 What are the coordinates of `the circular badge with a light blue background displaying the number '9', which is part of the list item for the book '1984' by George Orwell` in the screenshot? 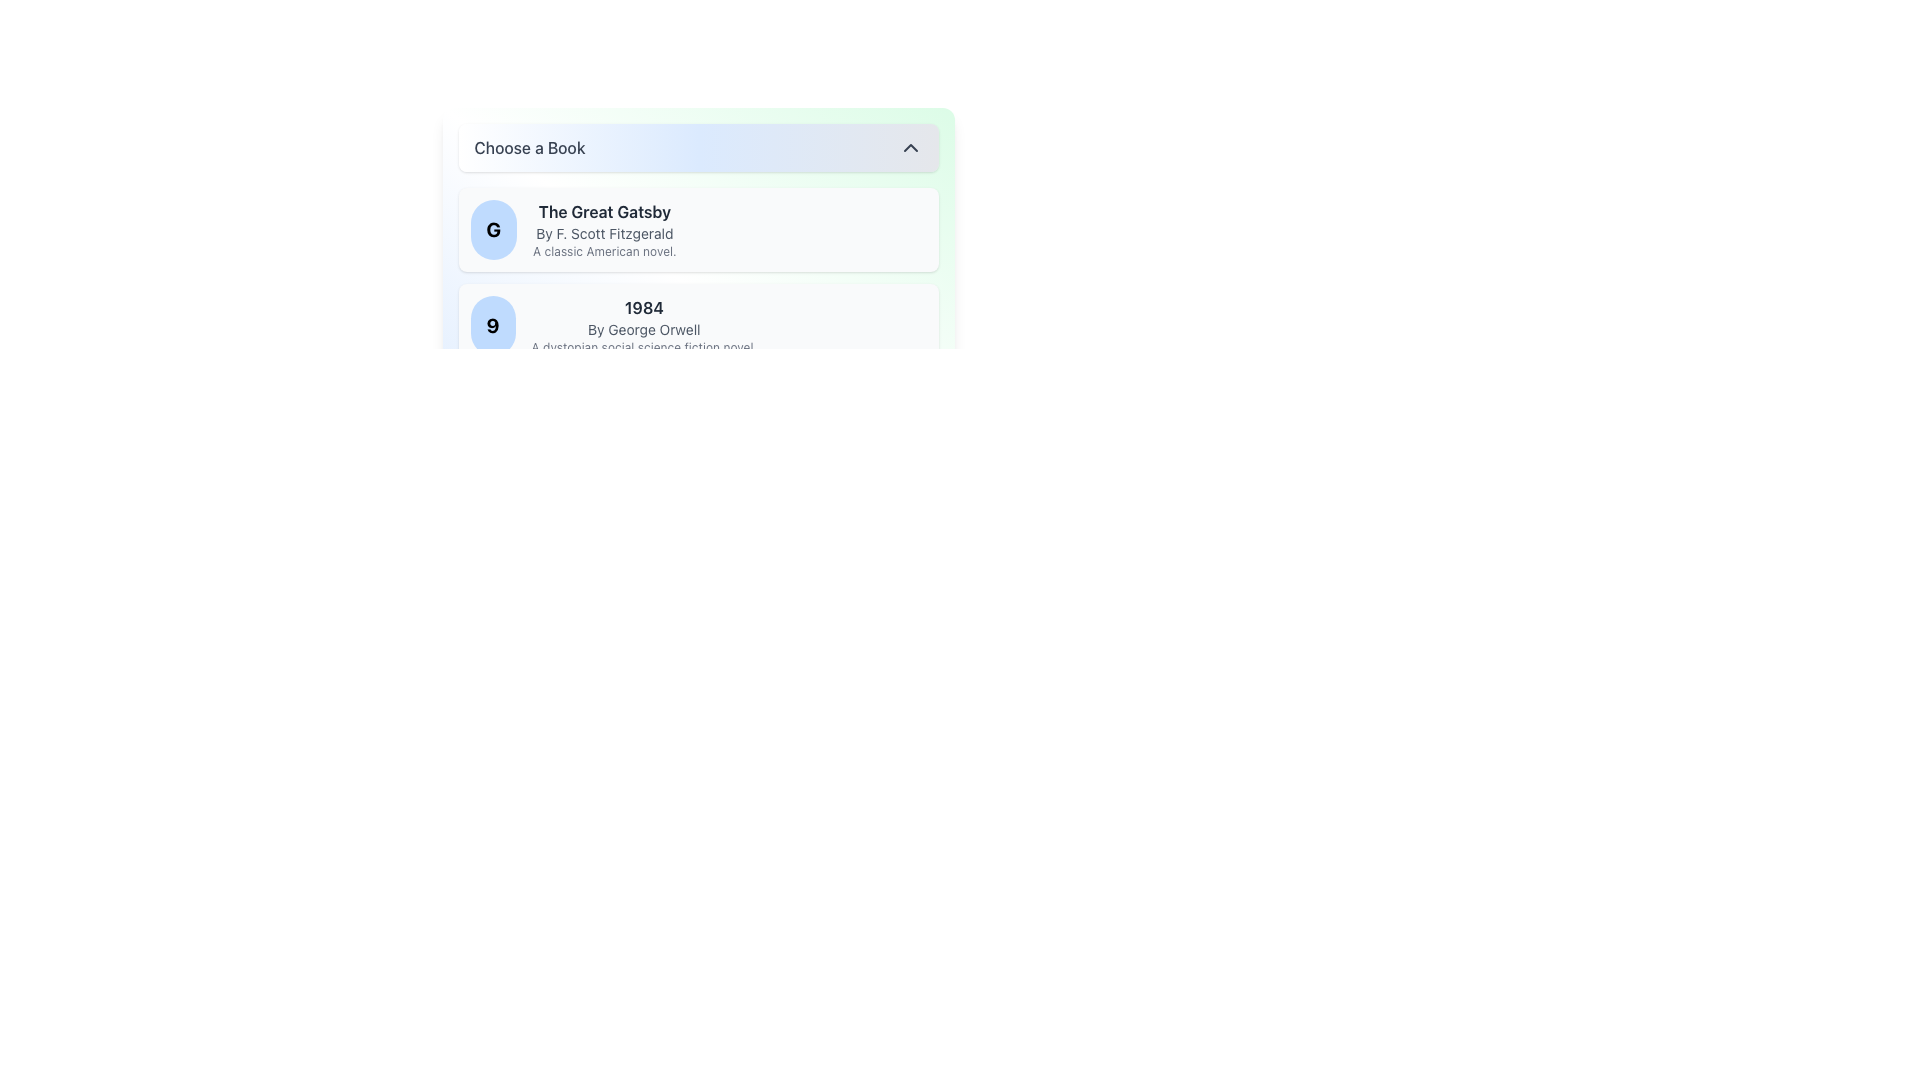 It's located at (493, 325).